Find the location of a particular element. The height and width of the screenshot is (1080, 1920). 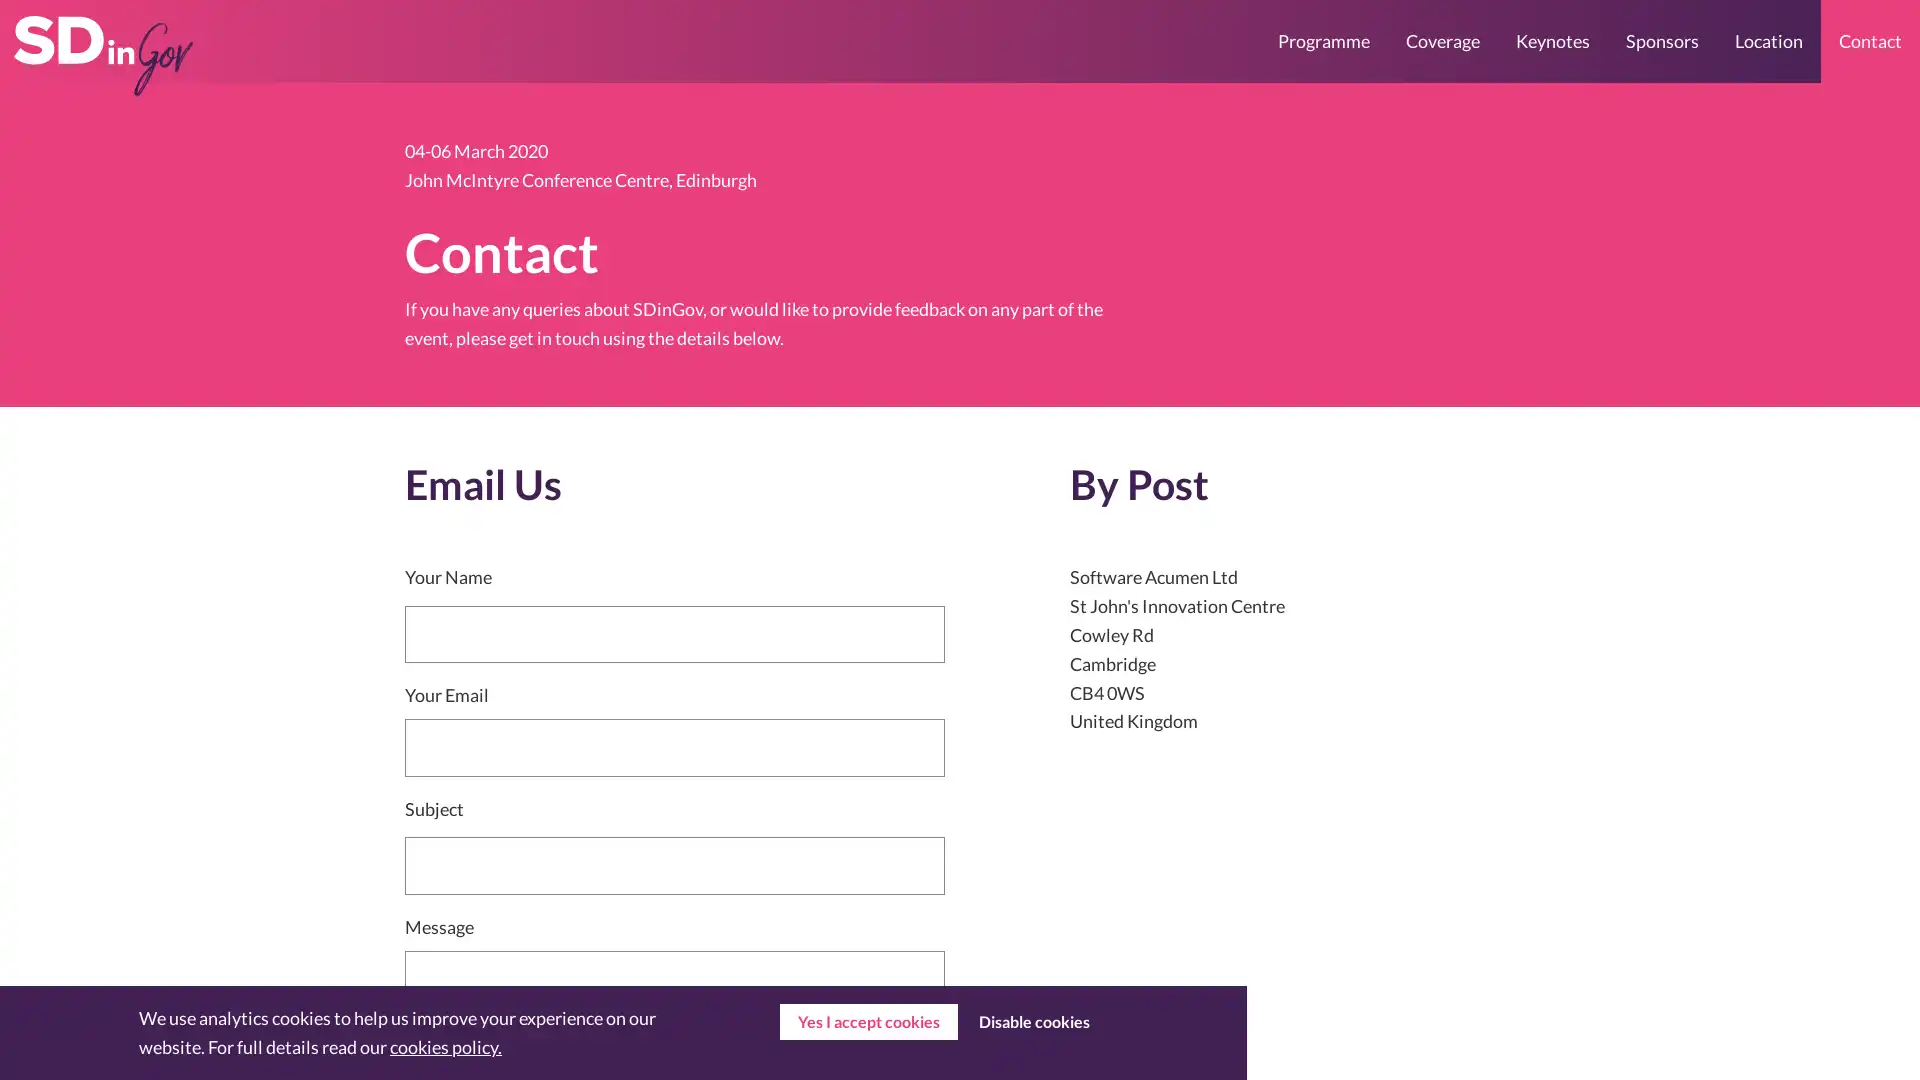

Yes I accept cookies is located at coordinates (868, 1022).